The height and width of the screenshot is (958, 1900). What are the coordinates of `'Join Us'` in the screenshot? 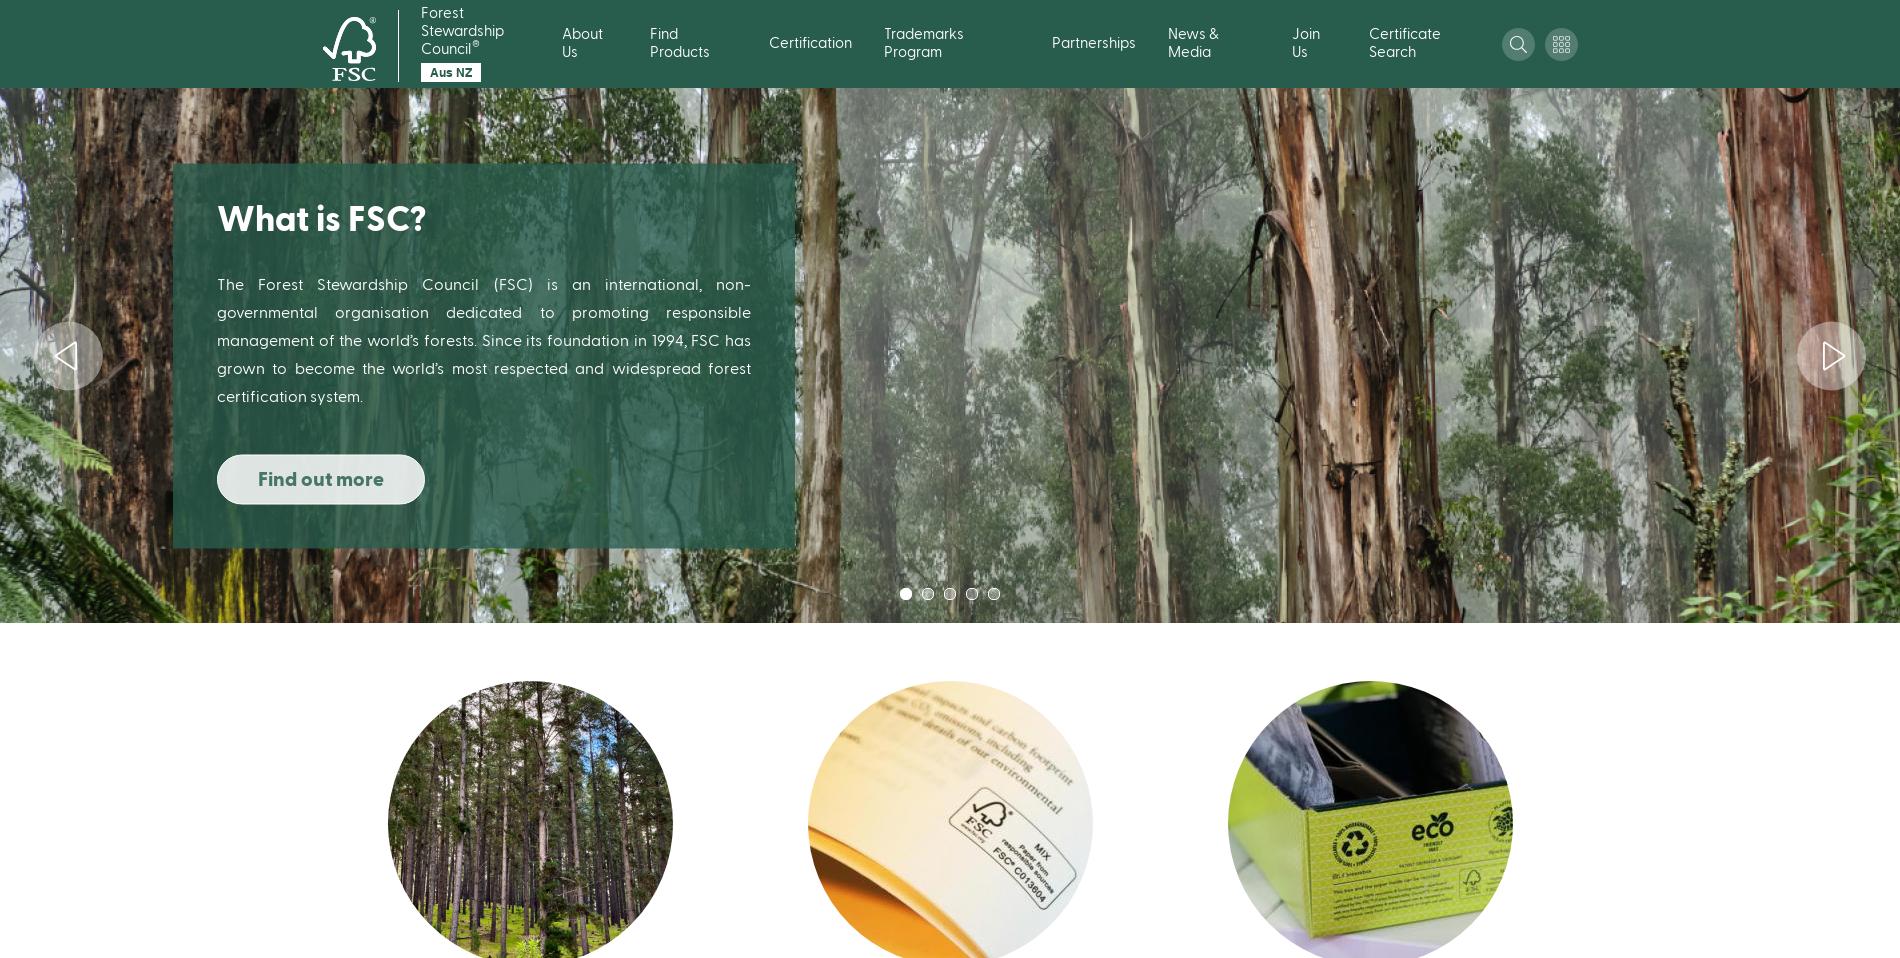 It's located at (1305, 42).